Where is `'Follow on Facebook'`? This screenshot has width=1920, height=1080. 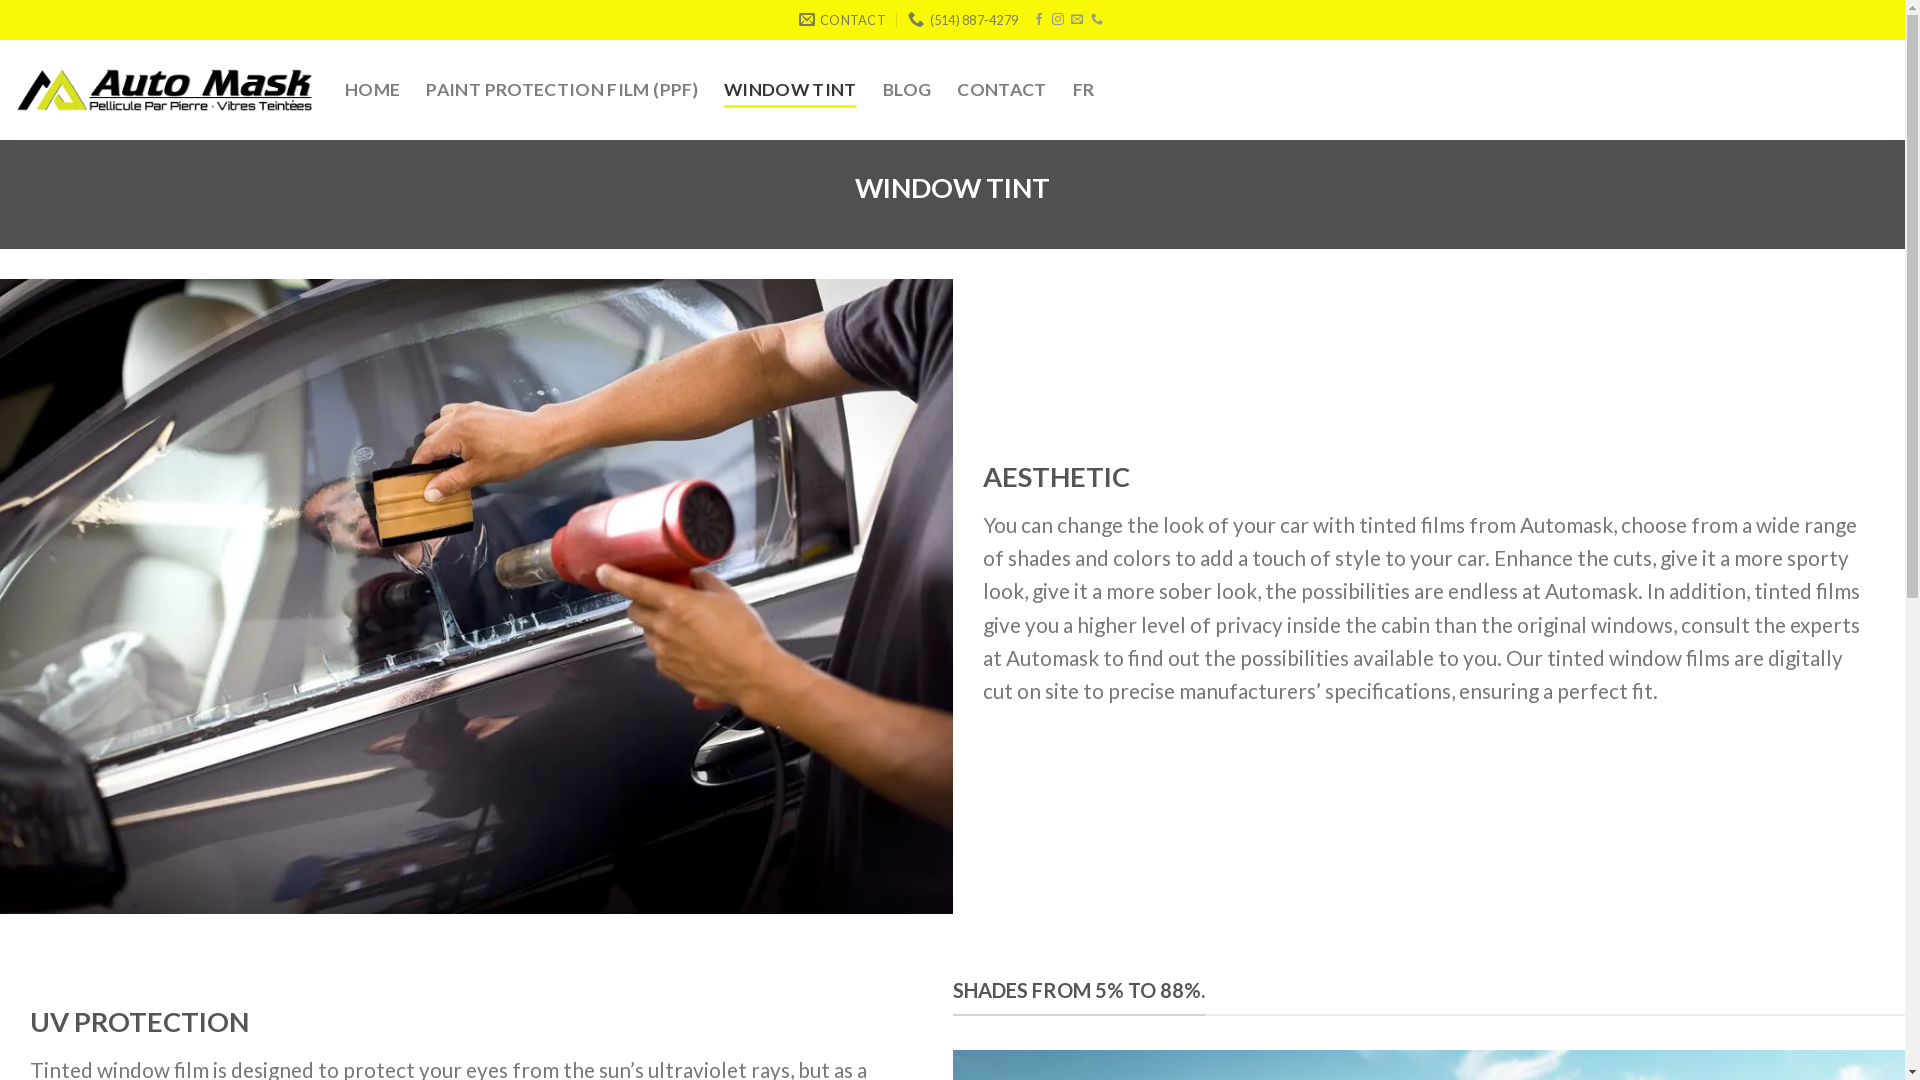 'Follow on Facebook' is located at coordinates (1038, 19).